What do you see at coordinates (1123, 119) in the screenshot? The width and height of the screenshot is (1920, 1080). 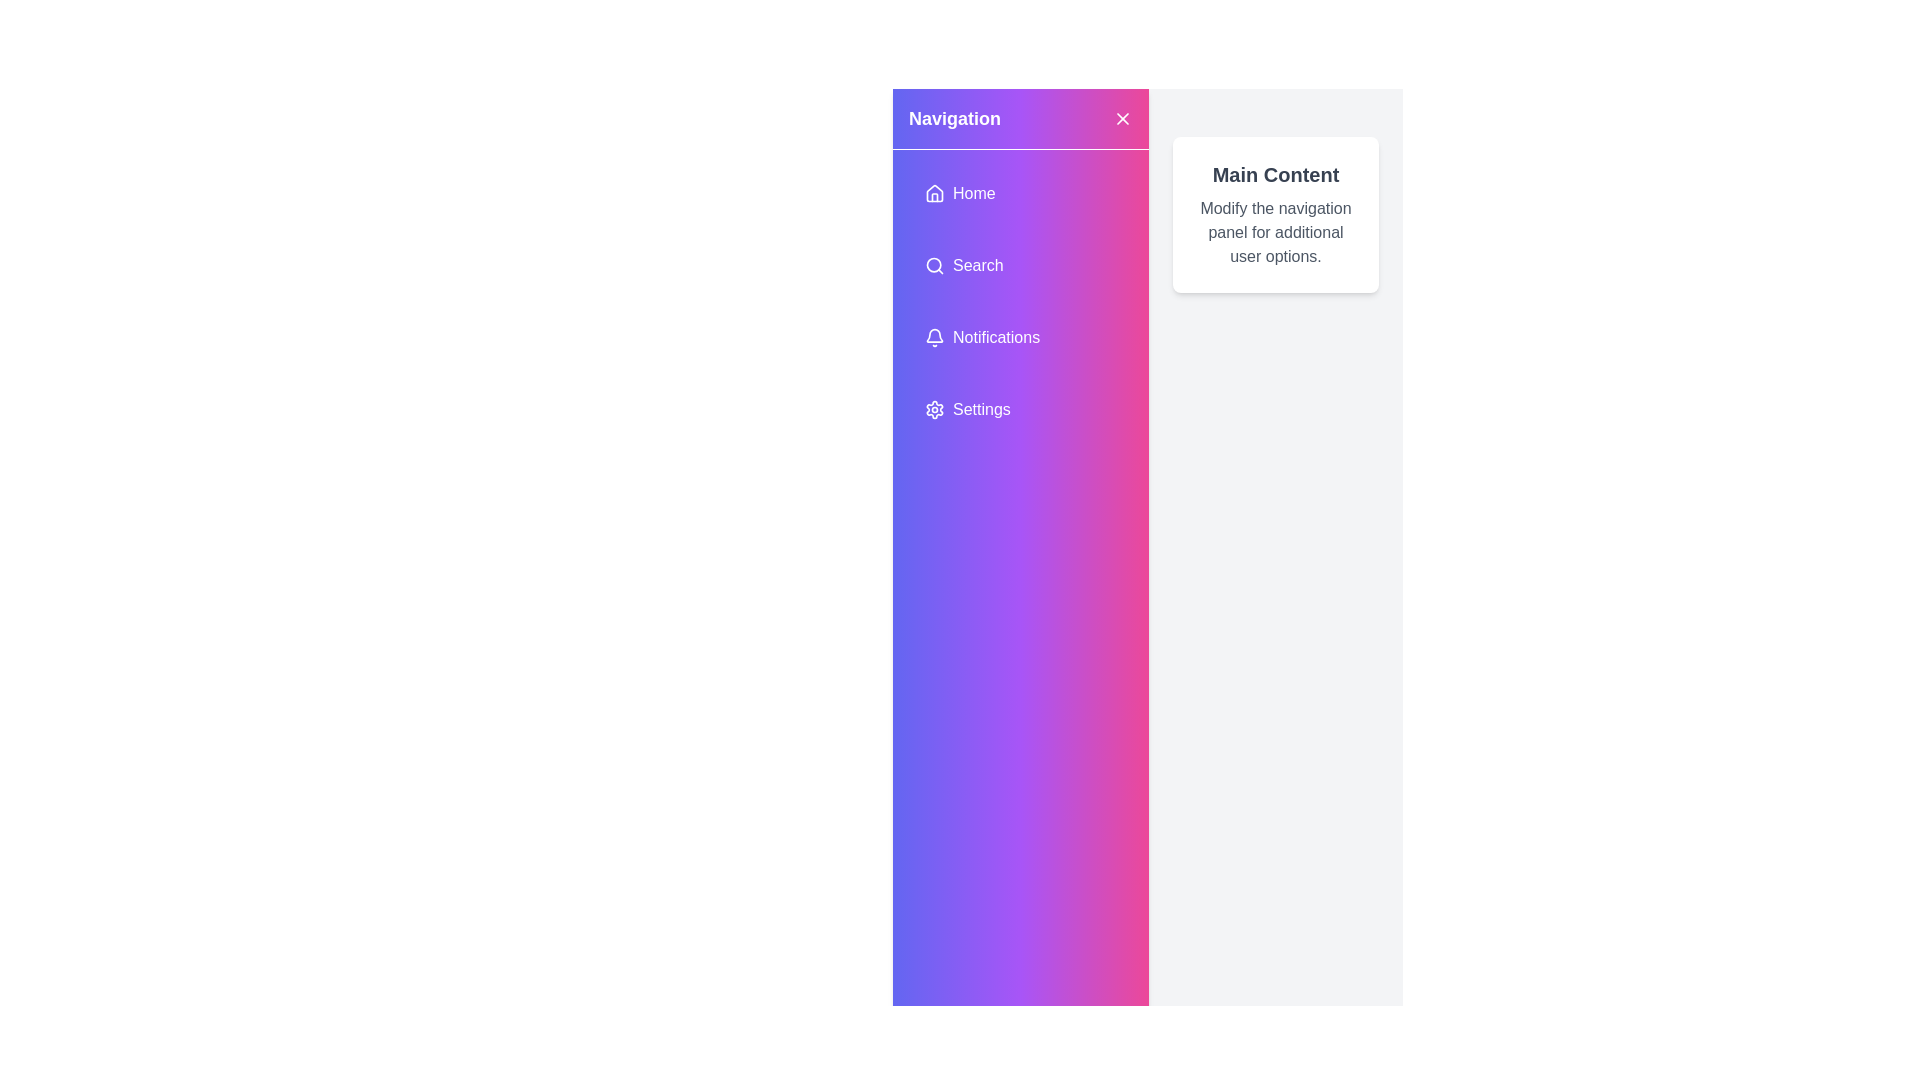 I see `the small button with a white cross icon located in the top-right corner of the navigation panel header to observe its hover state` at bounding box center [1123, 119].